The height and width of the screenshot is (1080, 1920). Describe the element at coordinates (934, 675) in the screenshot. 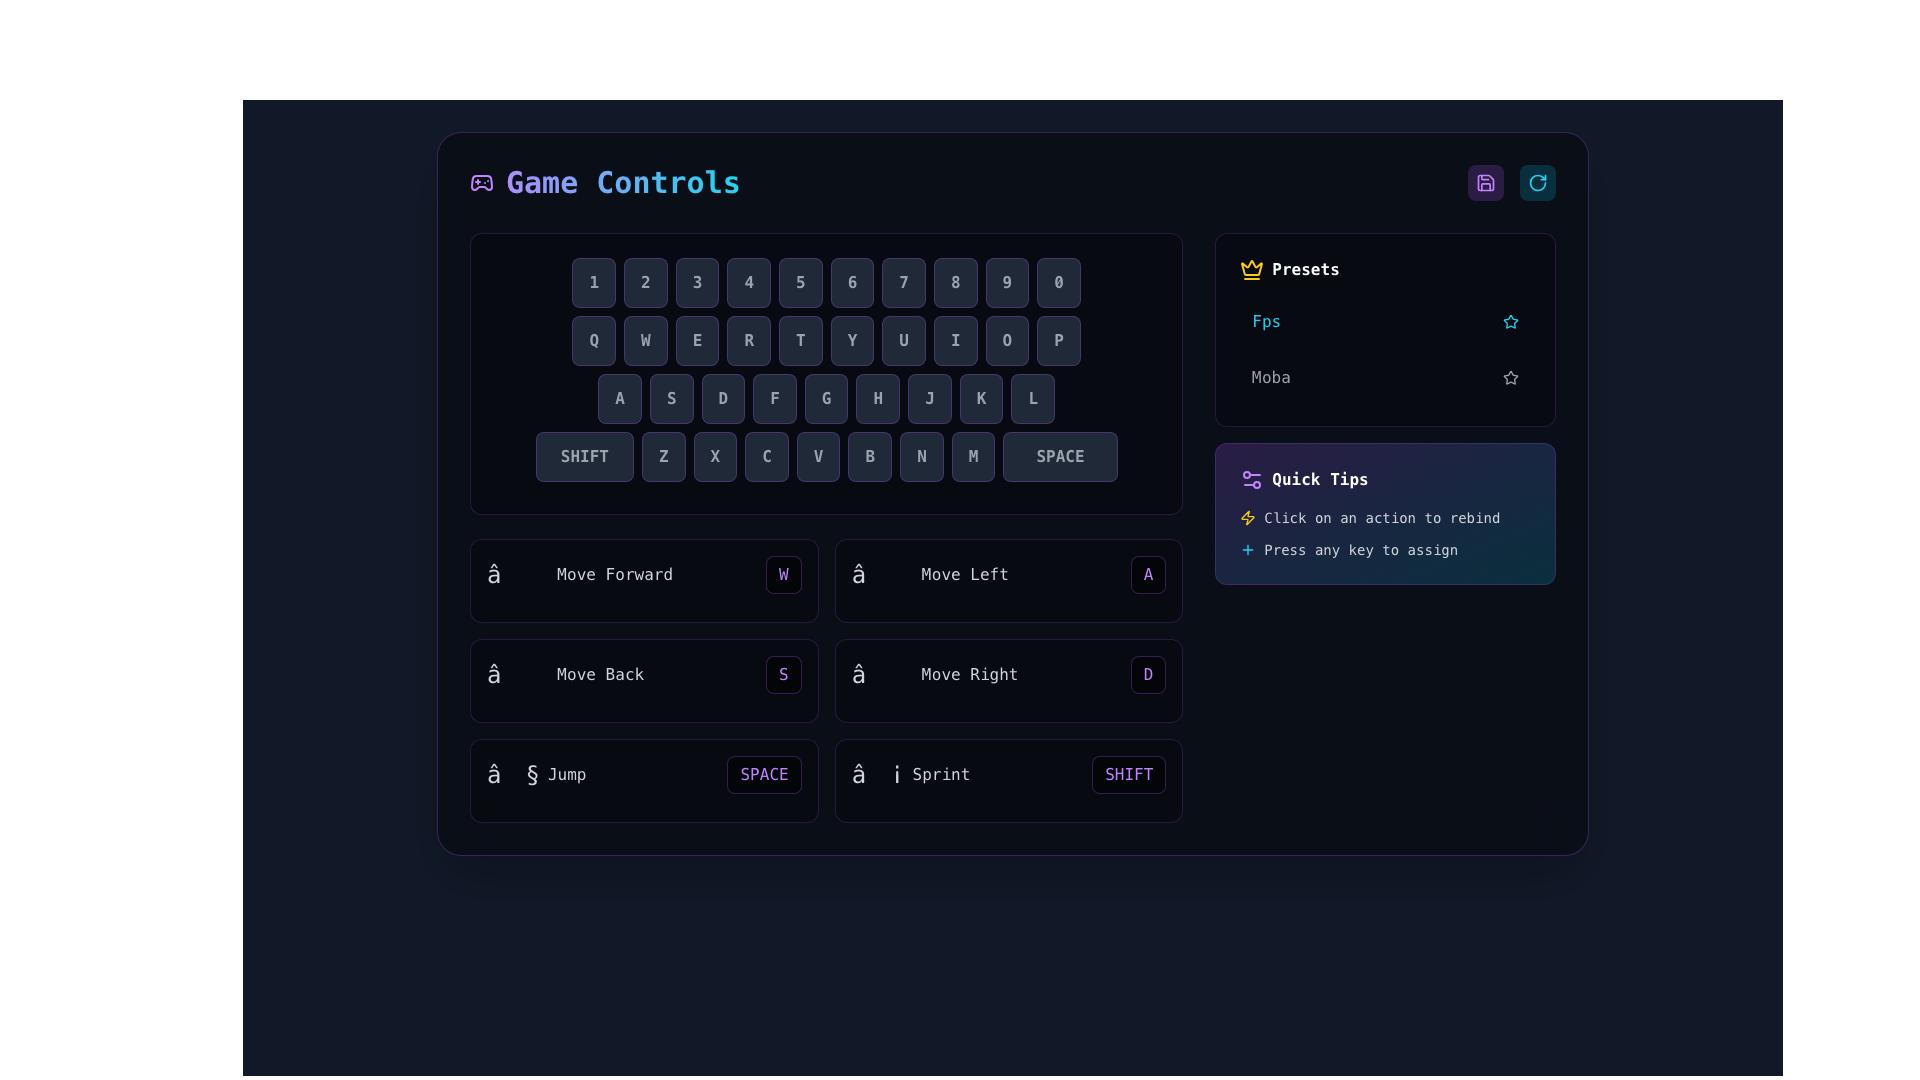

I see `the 'Move Right' text label which indicates the action and key command for moving right, located at the lower middle part of the directional controls layout` at that location.